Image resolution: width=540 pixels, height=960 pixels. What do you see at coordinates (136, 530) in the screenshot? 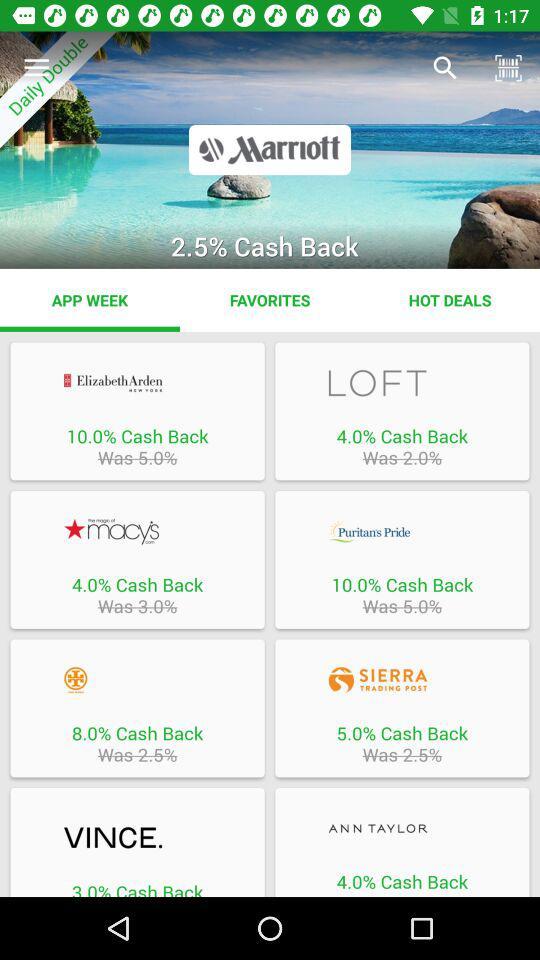
I see `visit macy 's website` at bounding box center [136, 530].